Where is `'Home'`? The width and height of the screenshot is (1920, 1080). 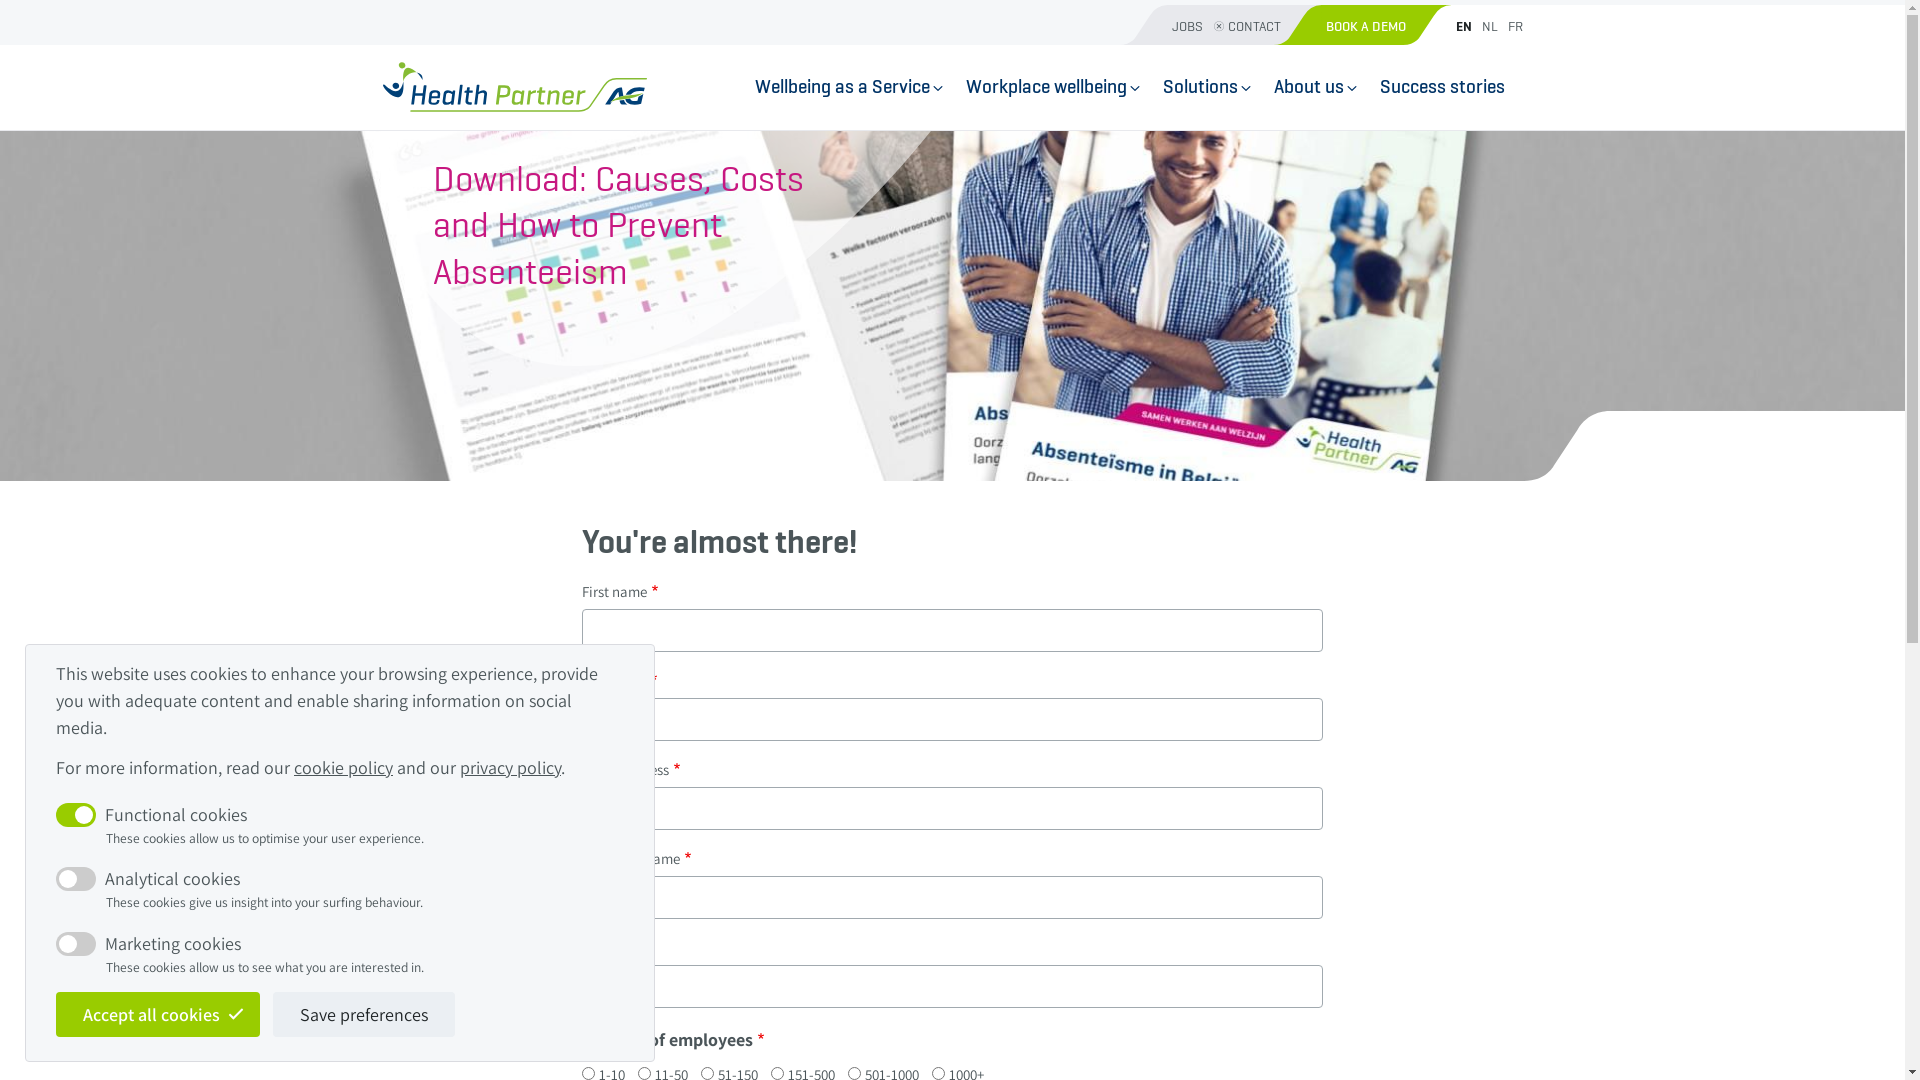
'Home' is located at coordinates (513, 86).